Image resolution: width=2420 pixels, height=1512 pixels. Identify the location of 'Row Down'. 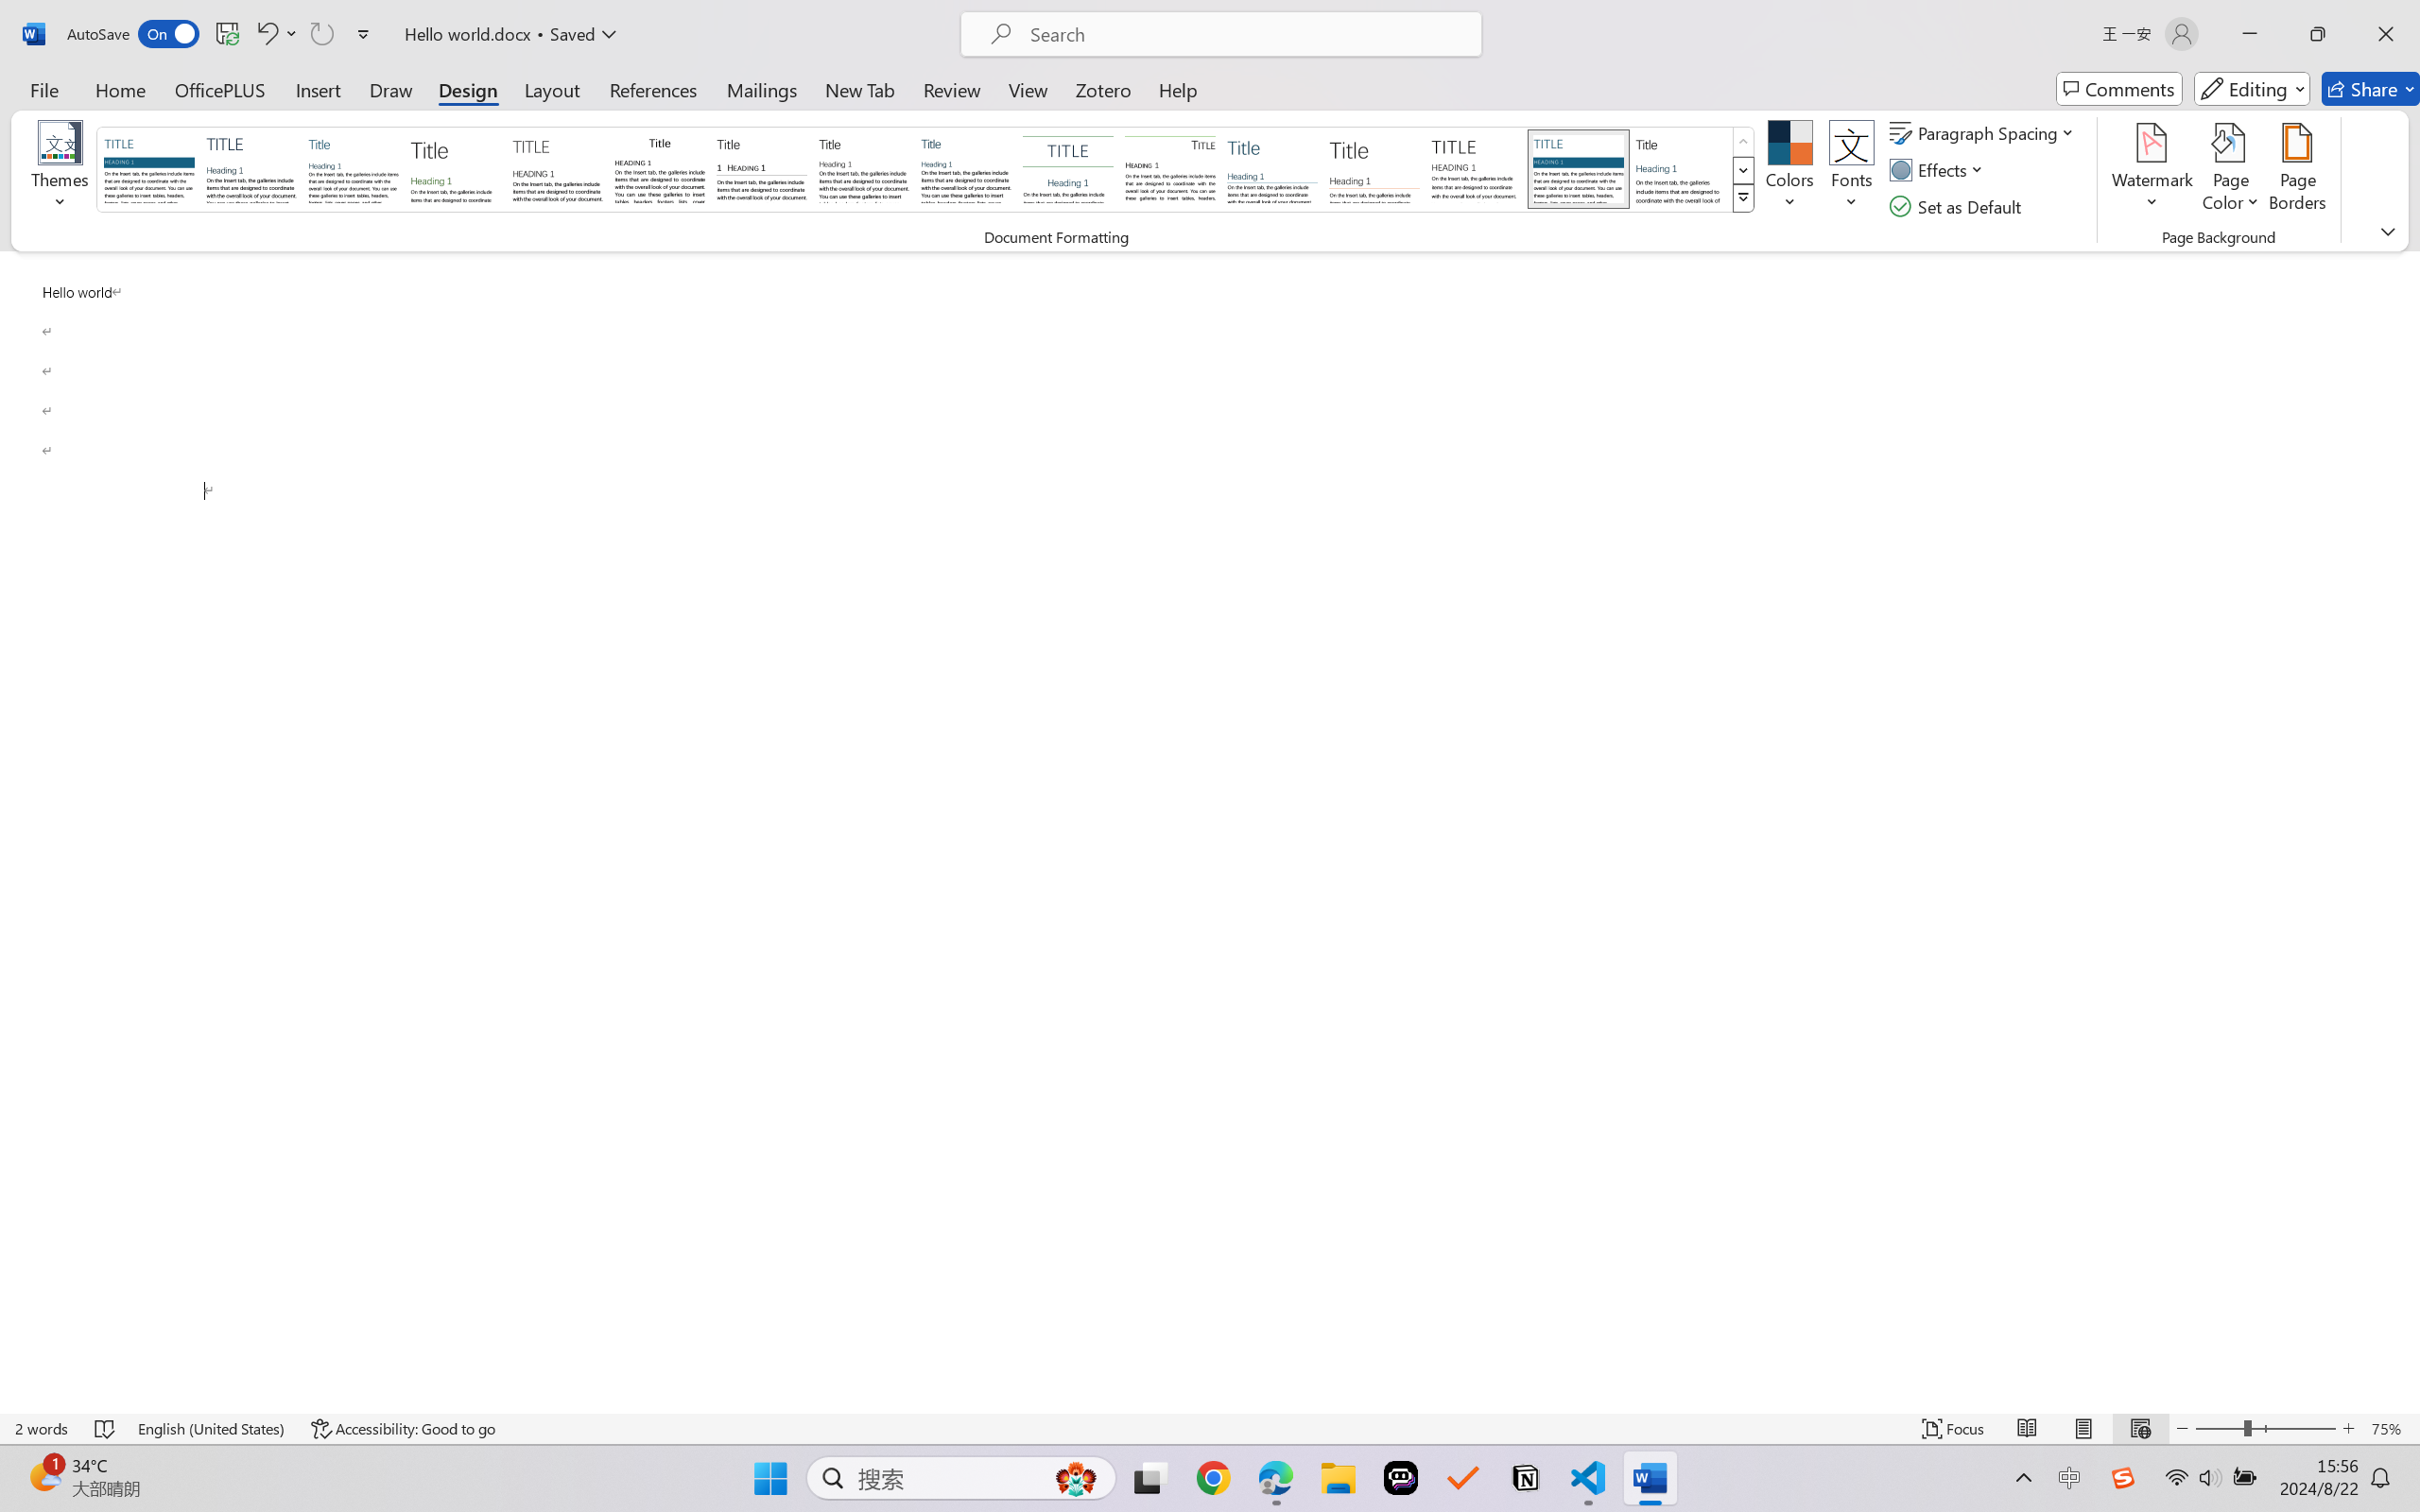
(1742, 170).